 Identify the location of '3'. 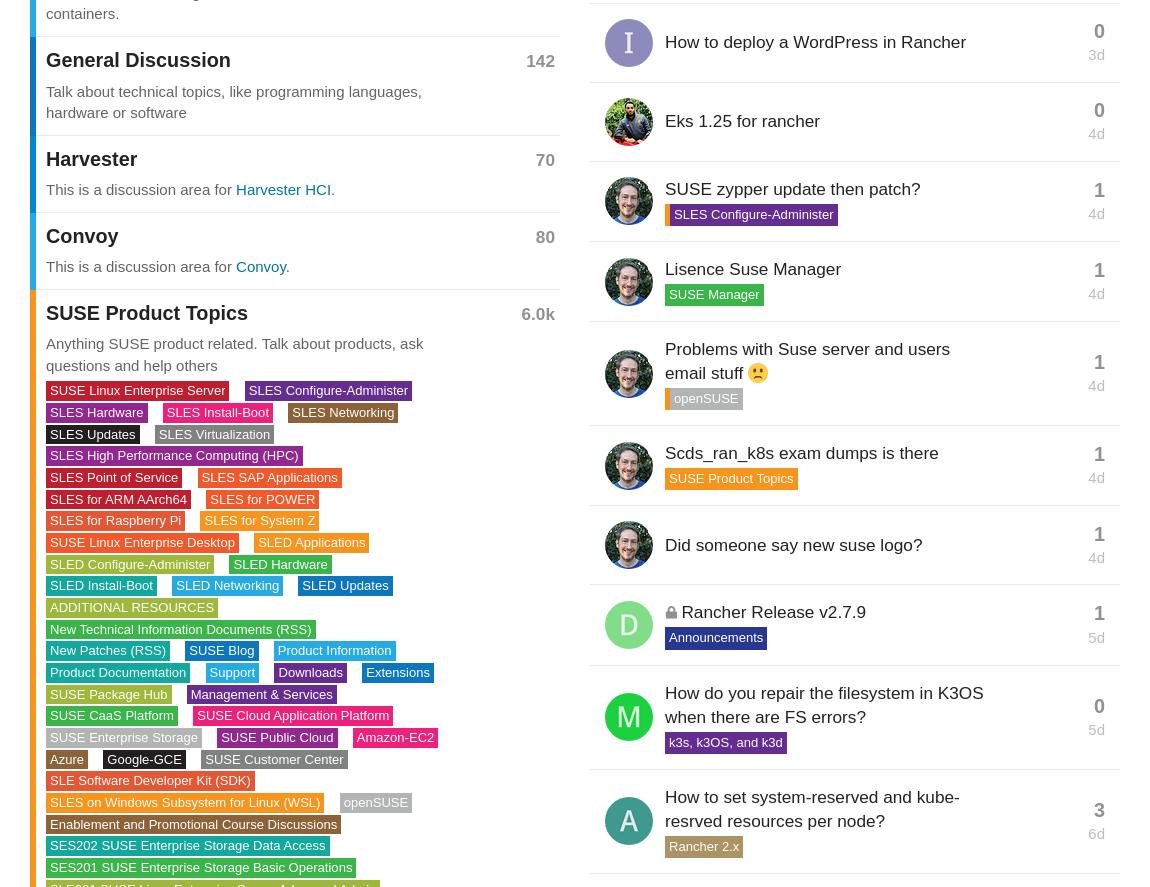
(1099, 809).